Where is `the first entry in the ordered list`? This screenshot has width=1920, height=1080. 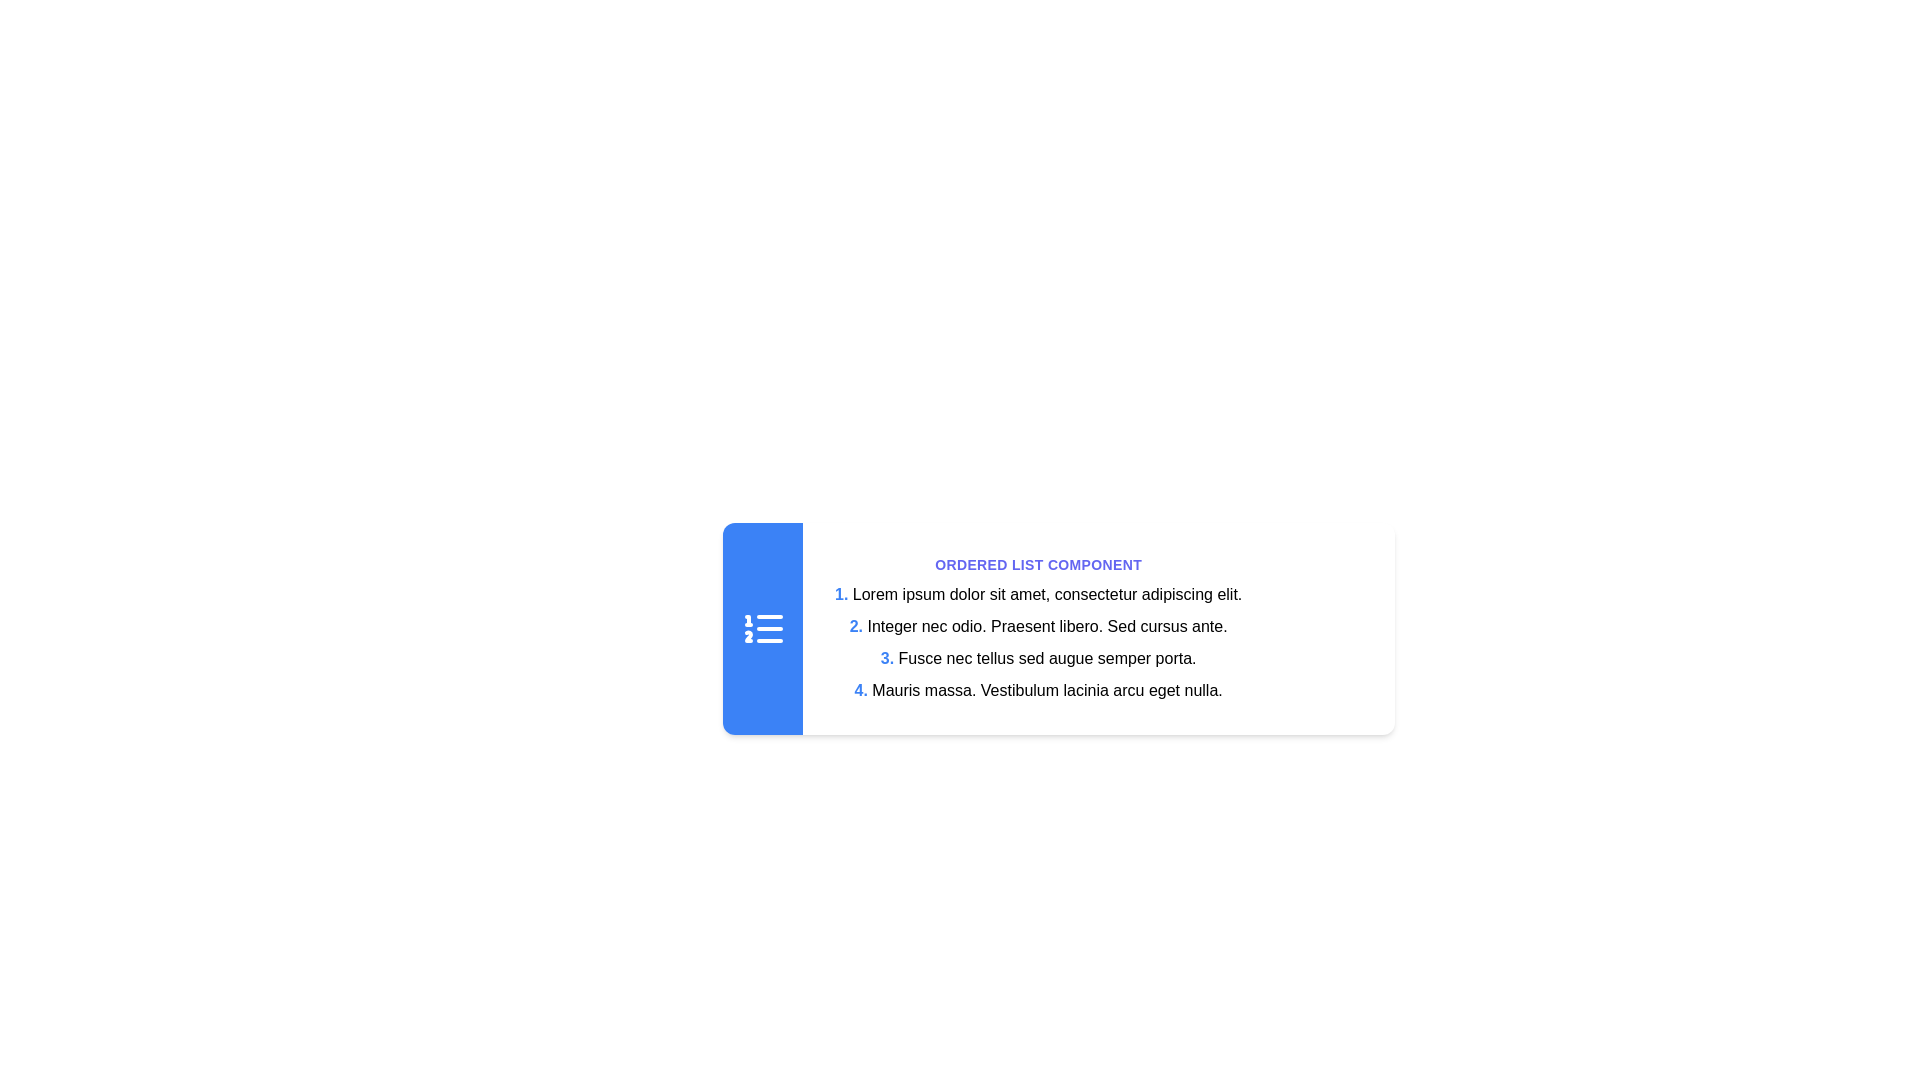
the first entry in the ordered list is located at coordinates (1038, 593).